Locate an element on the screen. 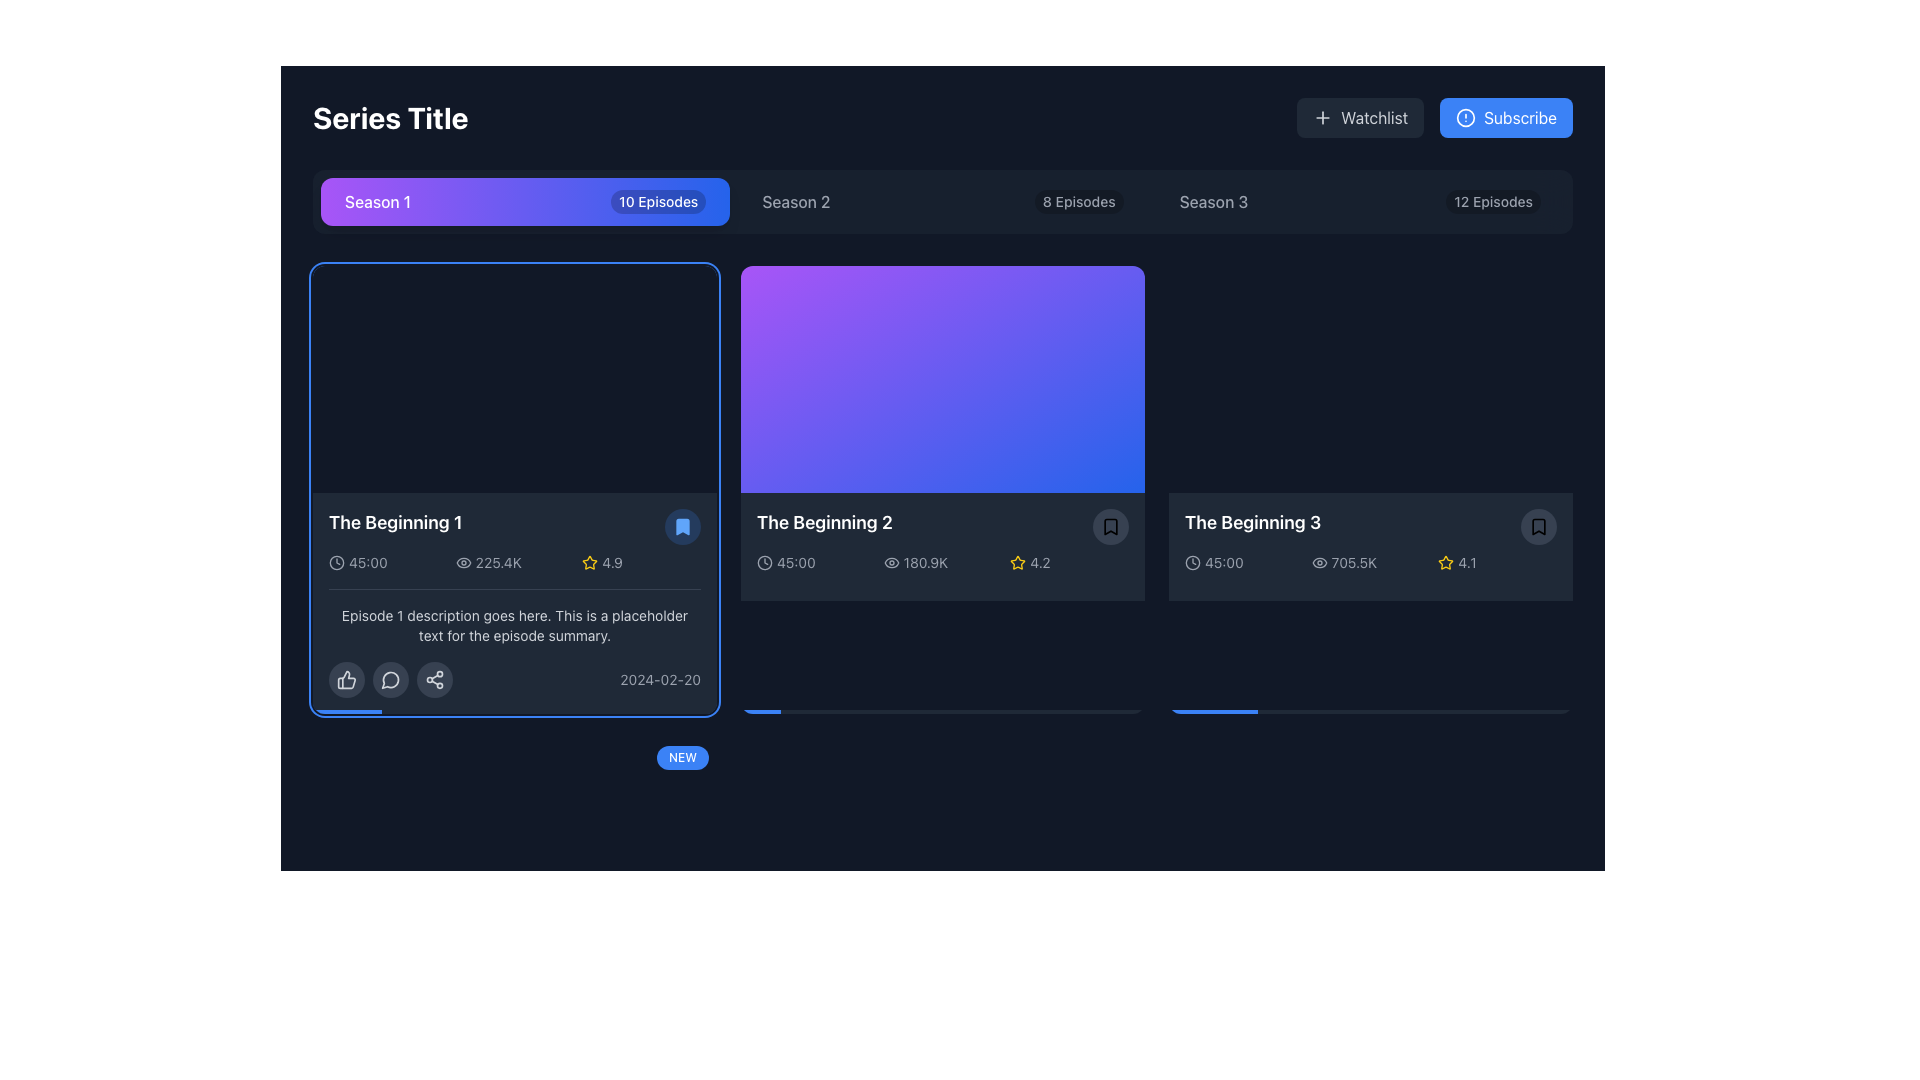 This screenshot has height=1080, width=1920. the comment button located below the episode description, which is the second button in a row of interactive icons, adjacent is located at coordinates (390, 679).